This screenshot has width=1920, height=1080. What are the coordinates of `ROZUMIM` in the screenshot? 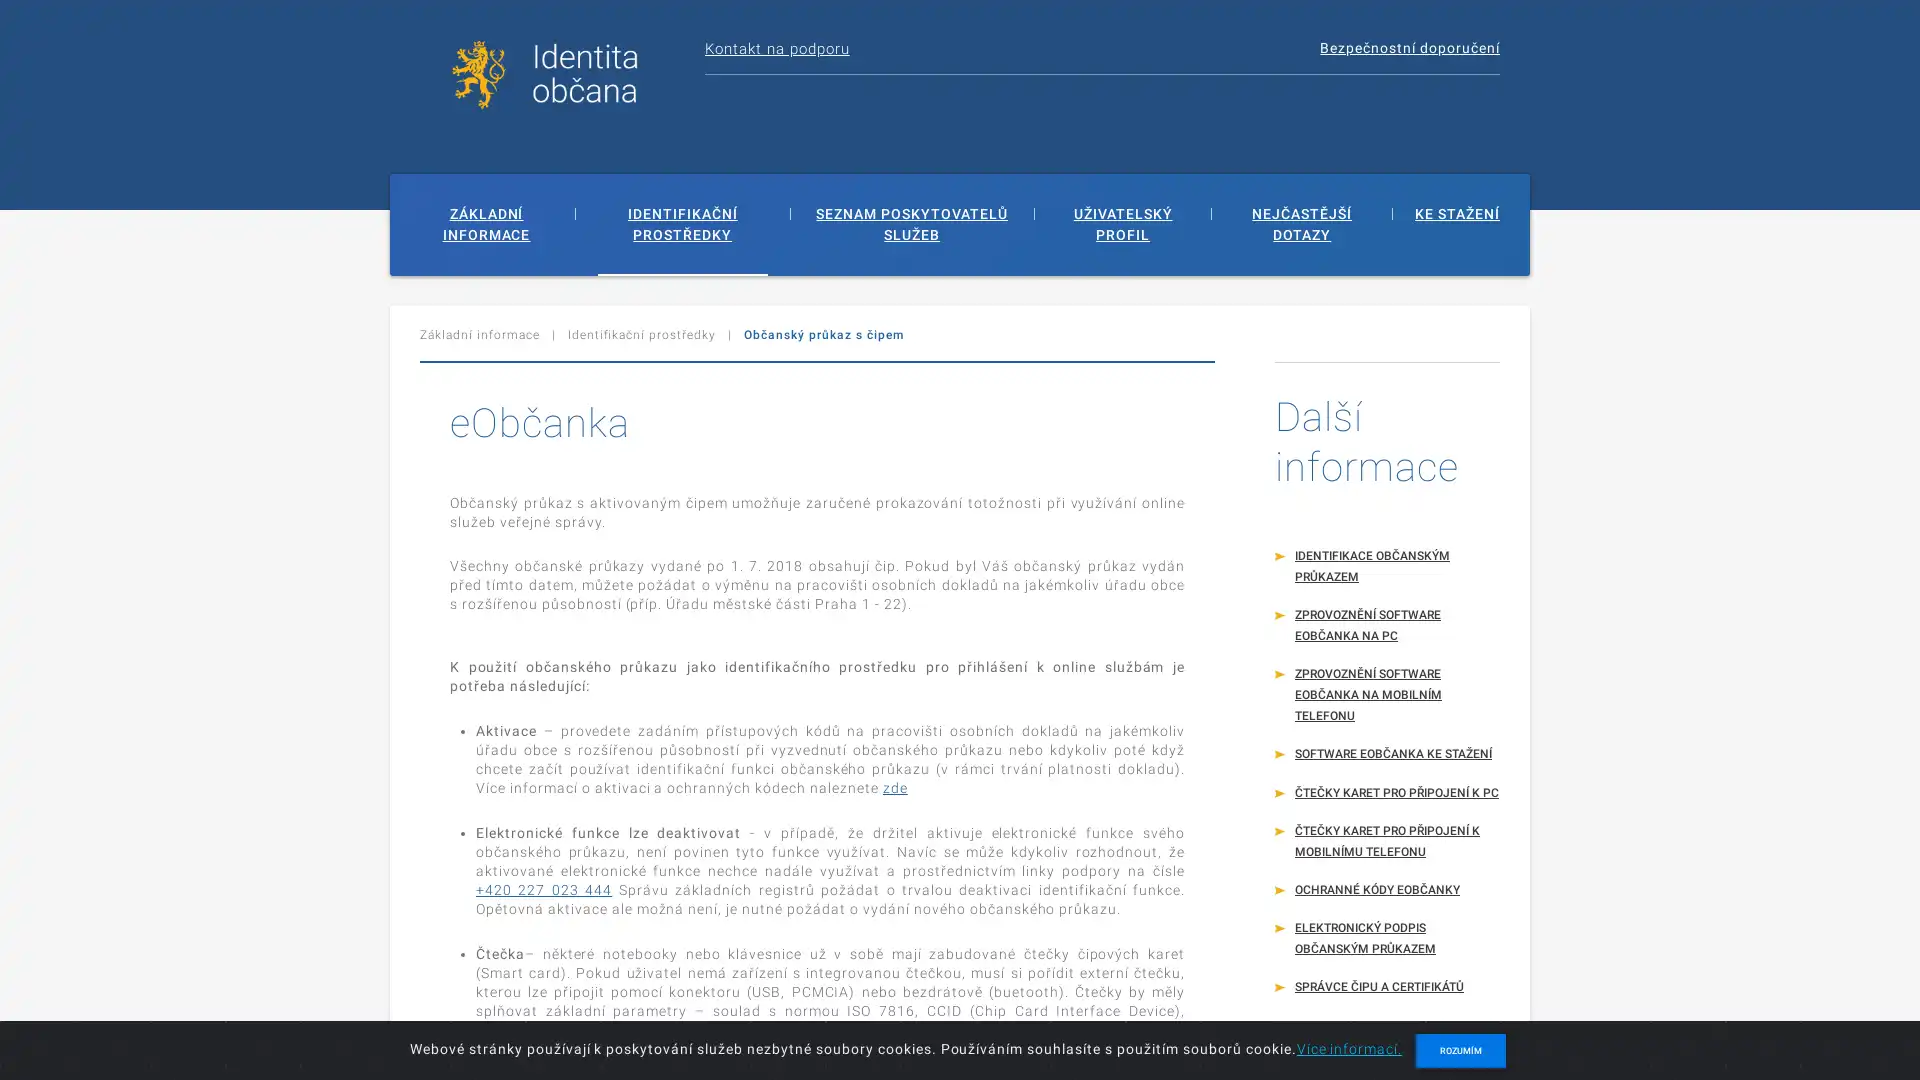 It's located at (1460, 1048).